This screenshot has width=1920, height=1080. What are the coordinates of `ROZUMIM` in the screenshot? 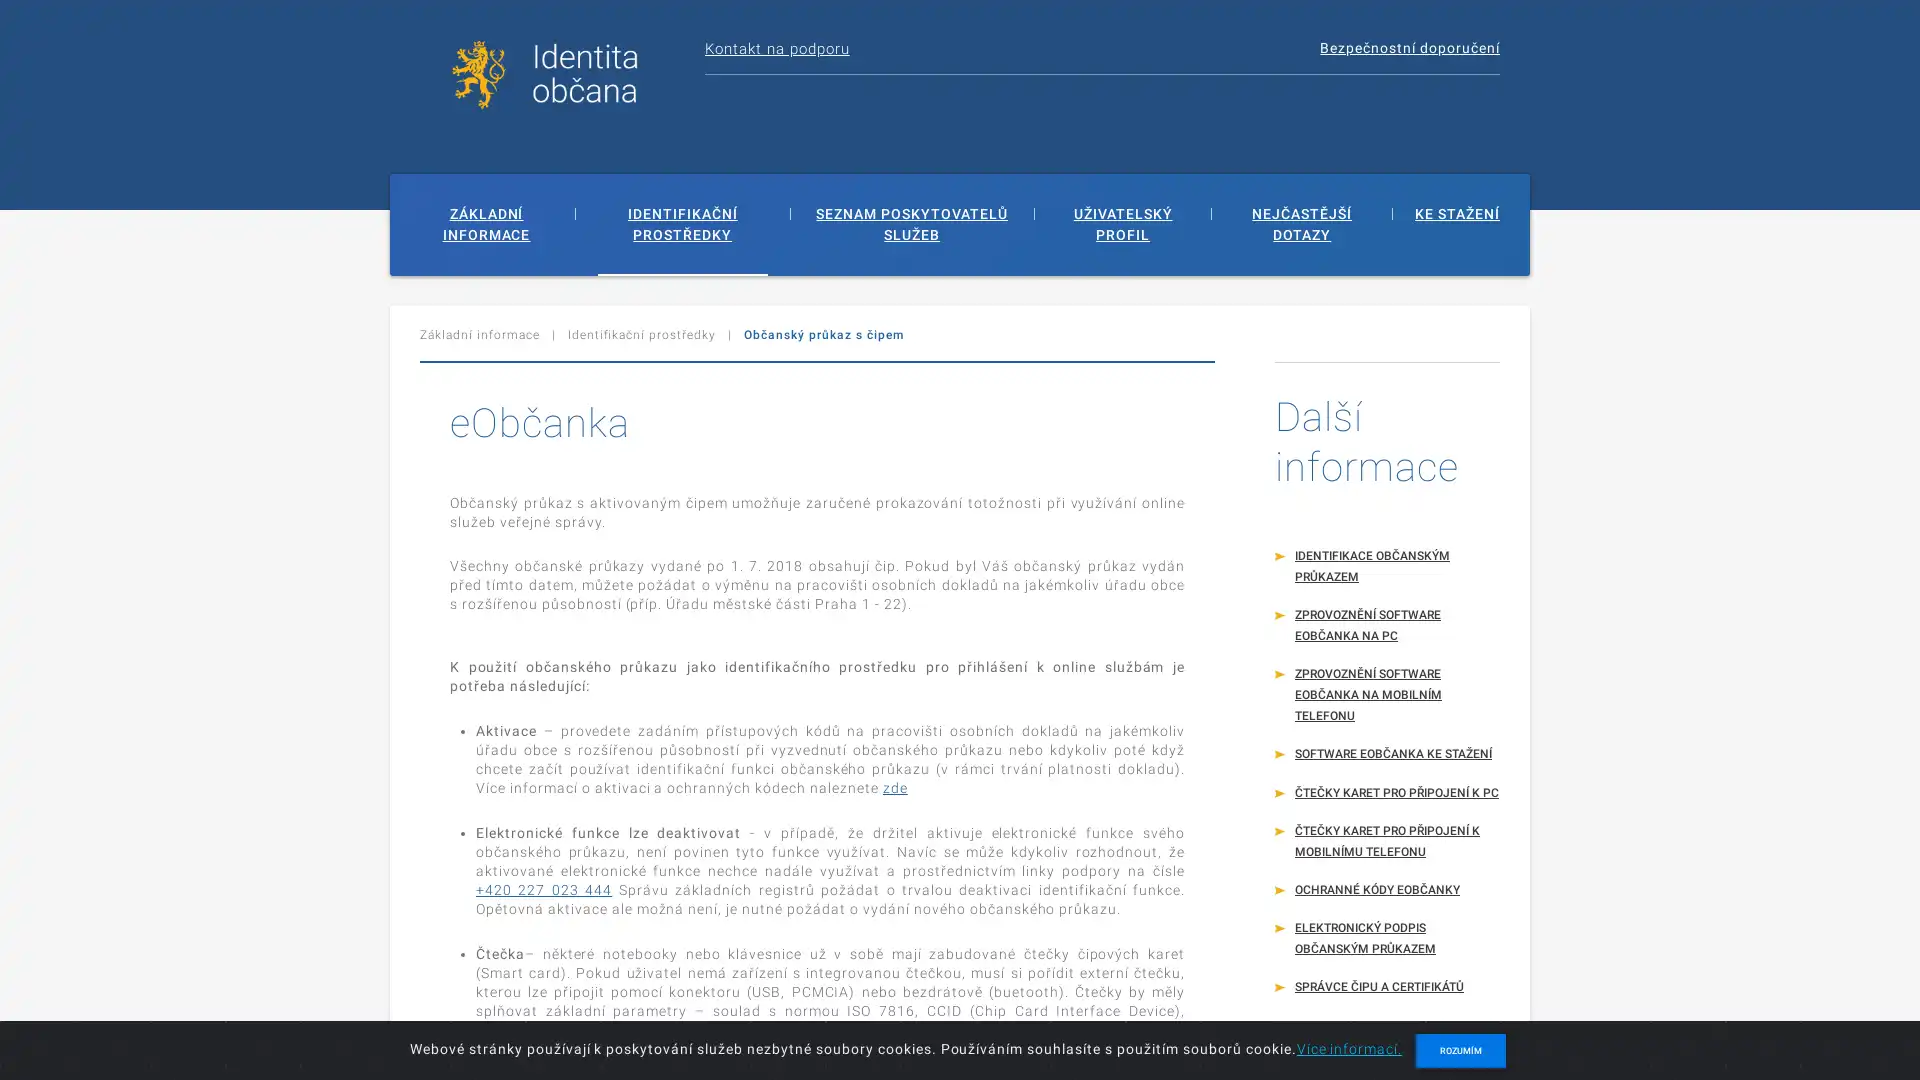 It's located at (1460, 1048).